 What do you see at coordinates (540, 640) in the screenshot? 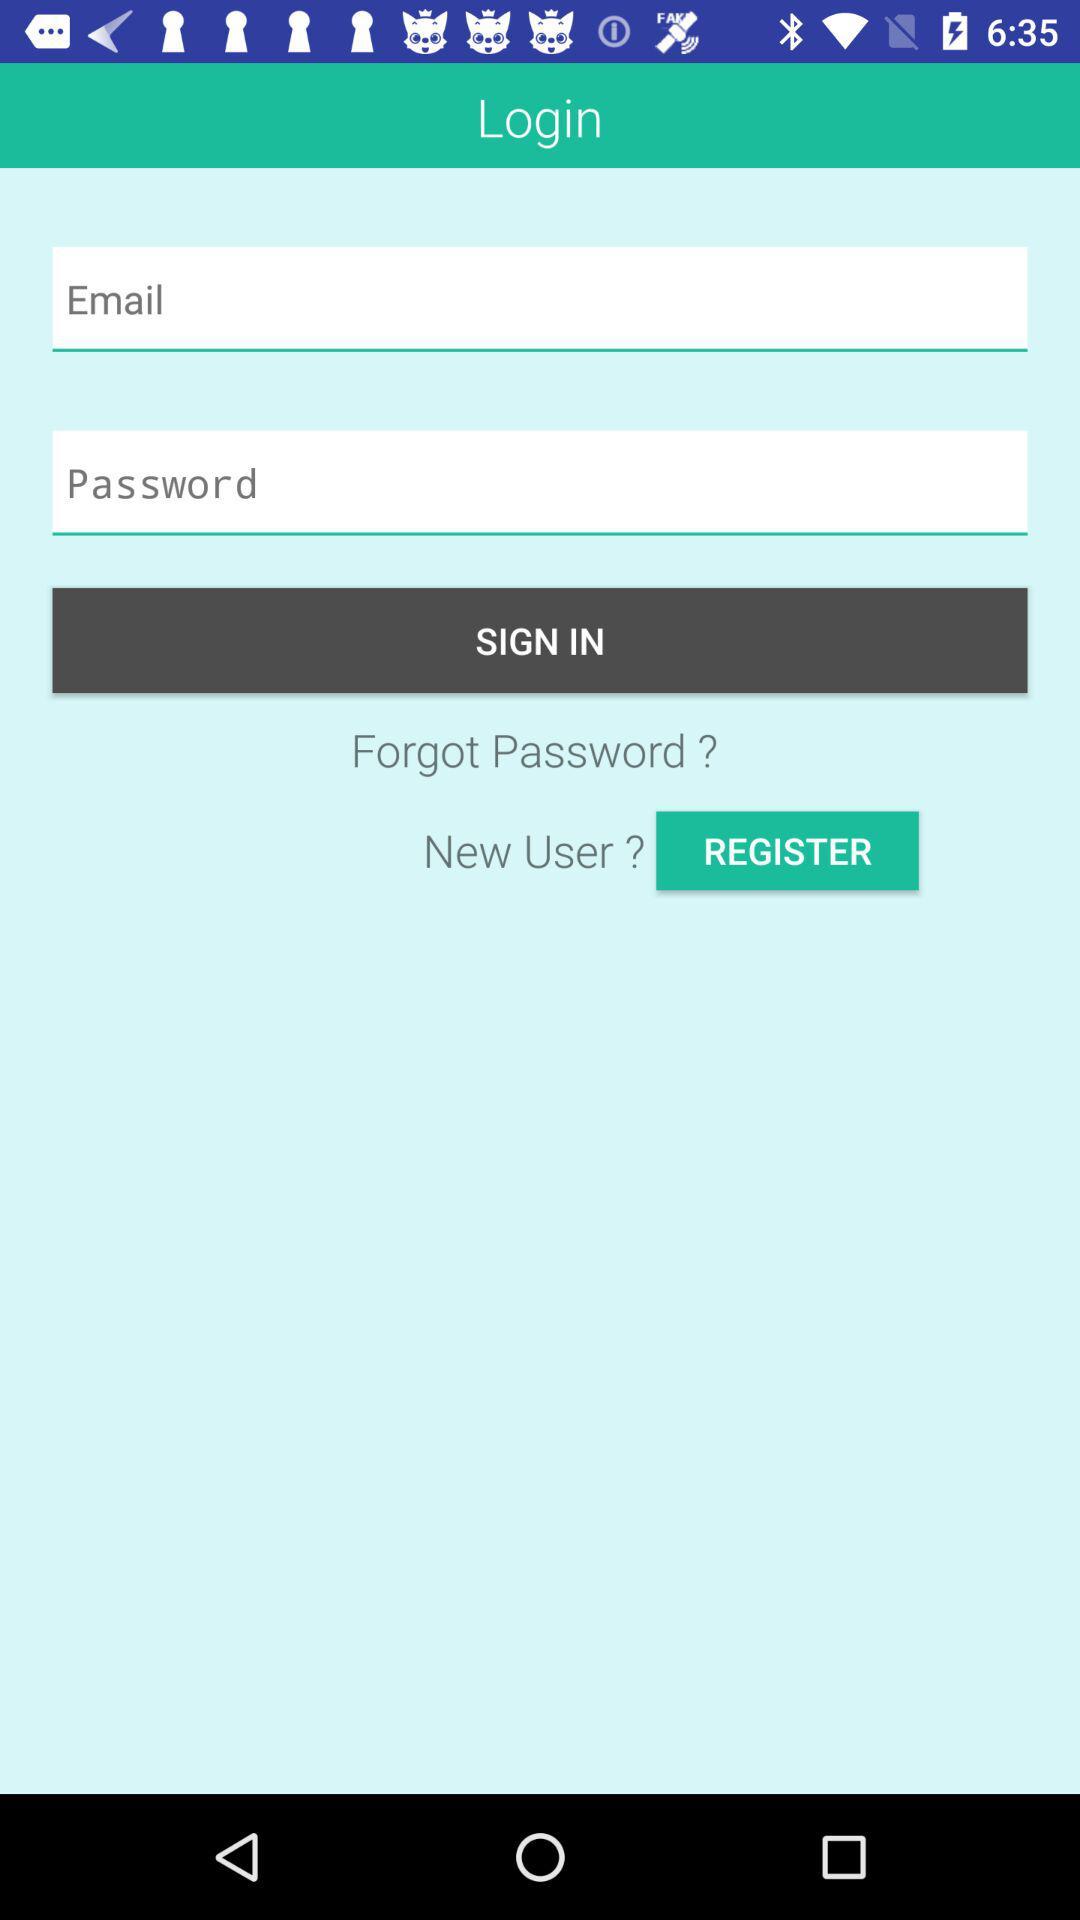
I see `item above forgot password ?  icon` at bounding box center [540, 640].